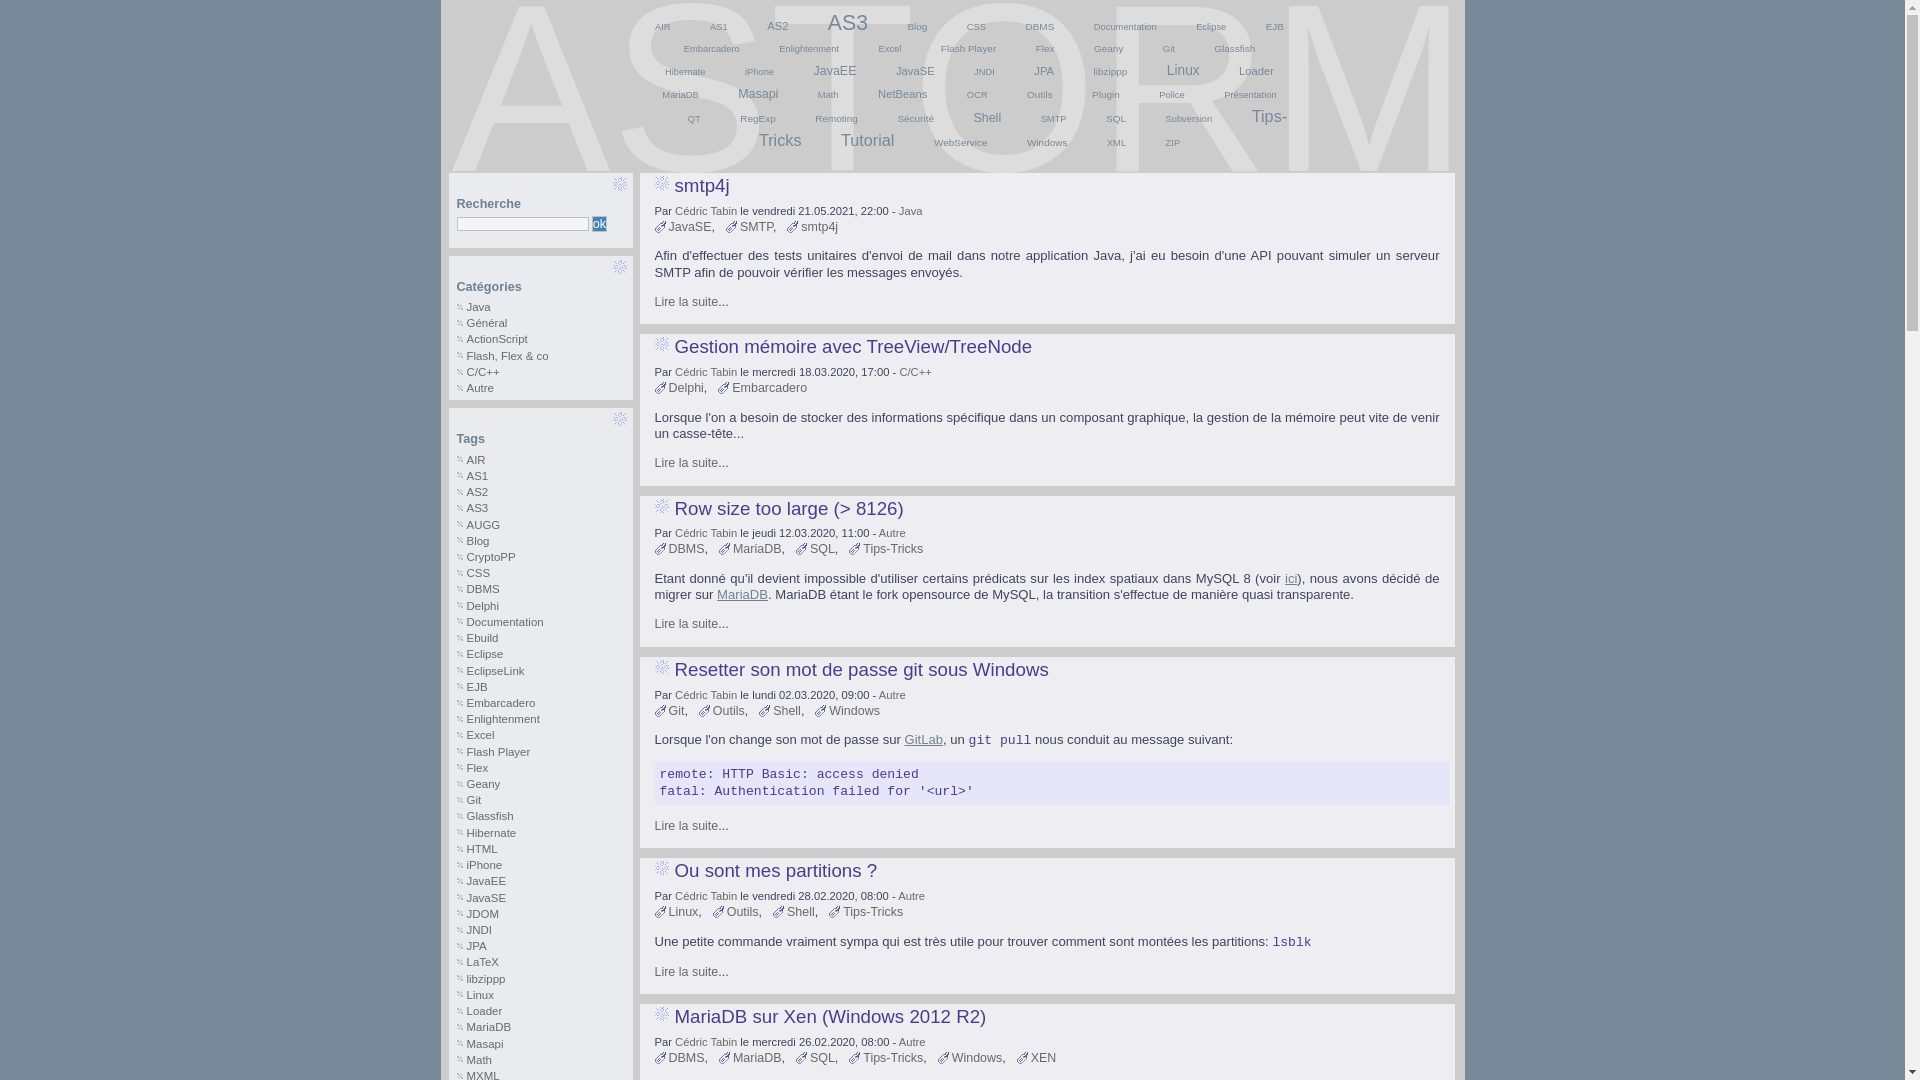  Describe the element at coordinates (482, 371) in the screenshot. I see `'C/C++'` at that location.